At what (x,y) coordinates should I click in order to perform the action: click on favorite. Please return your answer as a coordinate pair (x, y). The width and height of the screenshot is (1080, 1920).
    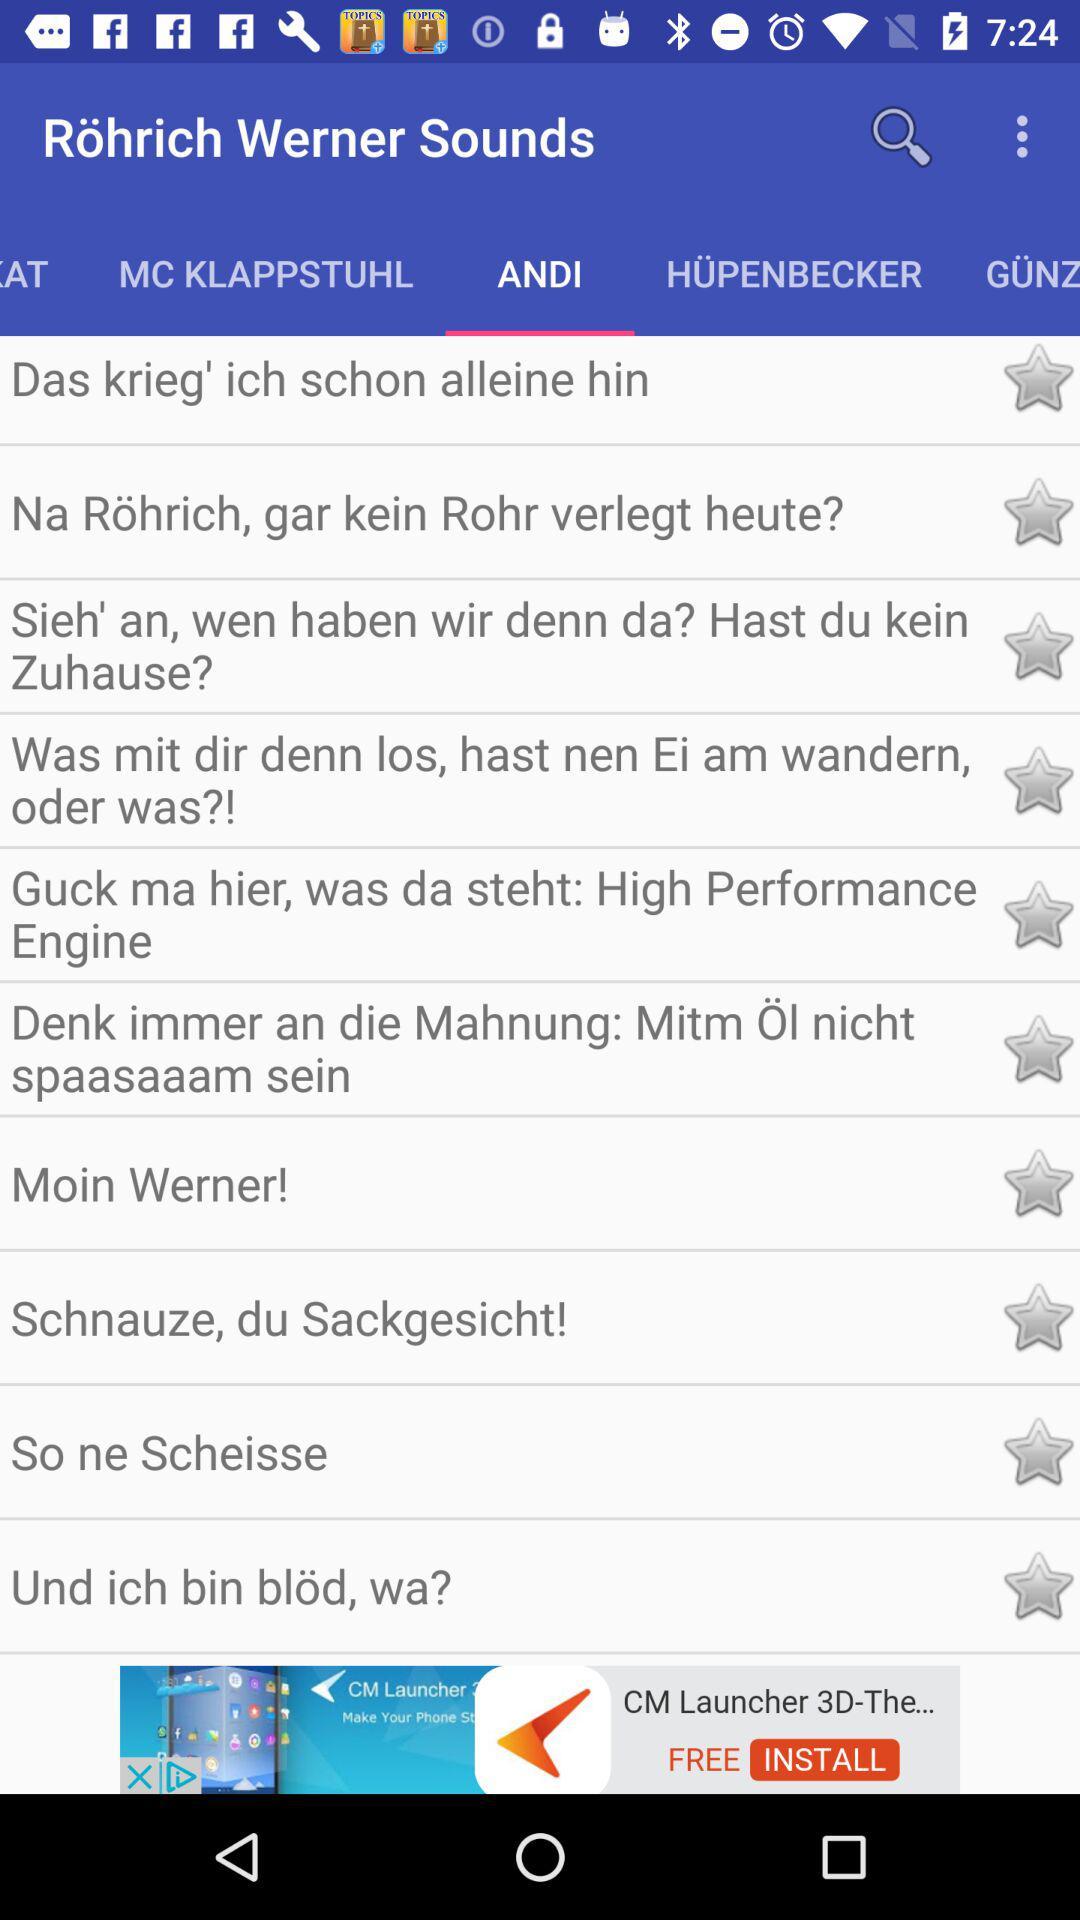
    Looking at the image, I should click on (1036, 511).